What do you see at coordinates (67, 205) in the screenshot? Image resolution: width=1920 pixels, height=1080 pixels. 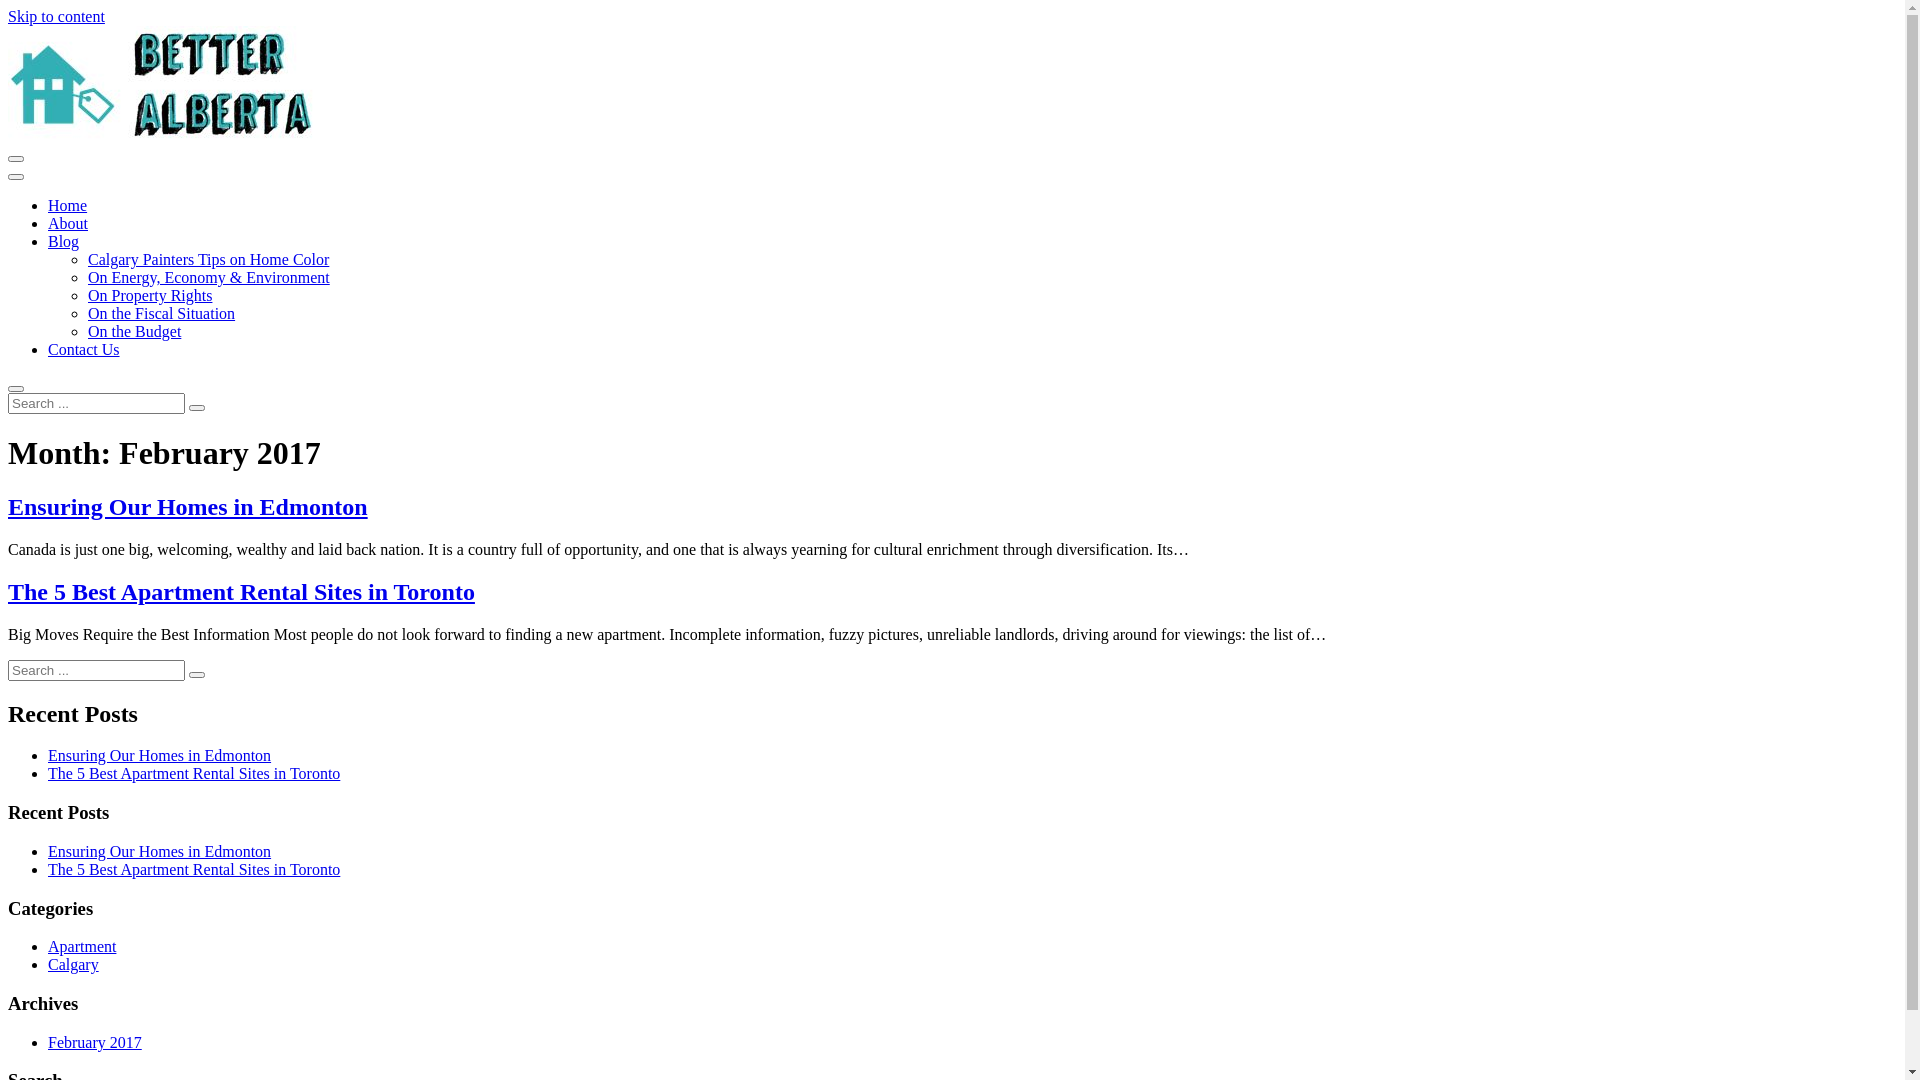 I see `'Home'` at bounding box center [67, 205].